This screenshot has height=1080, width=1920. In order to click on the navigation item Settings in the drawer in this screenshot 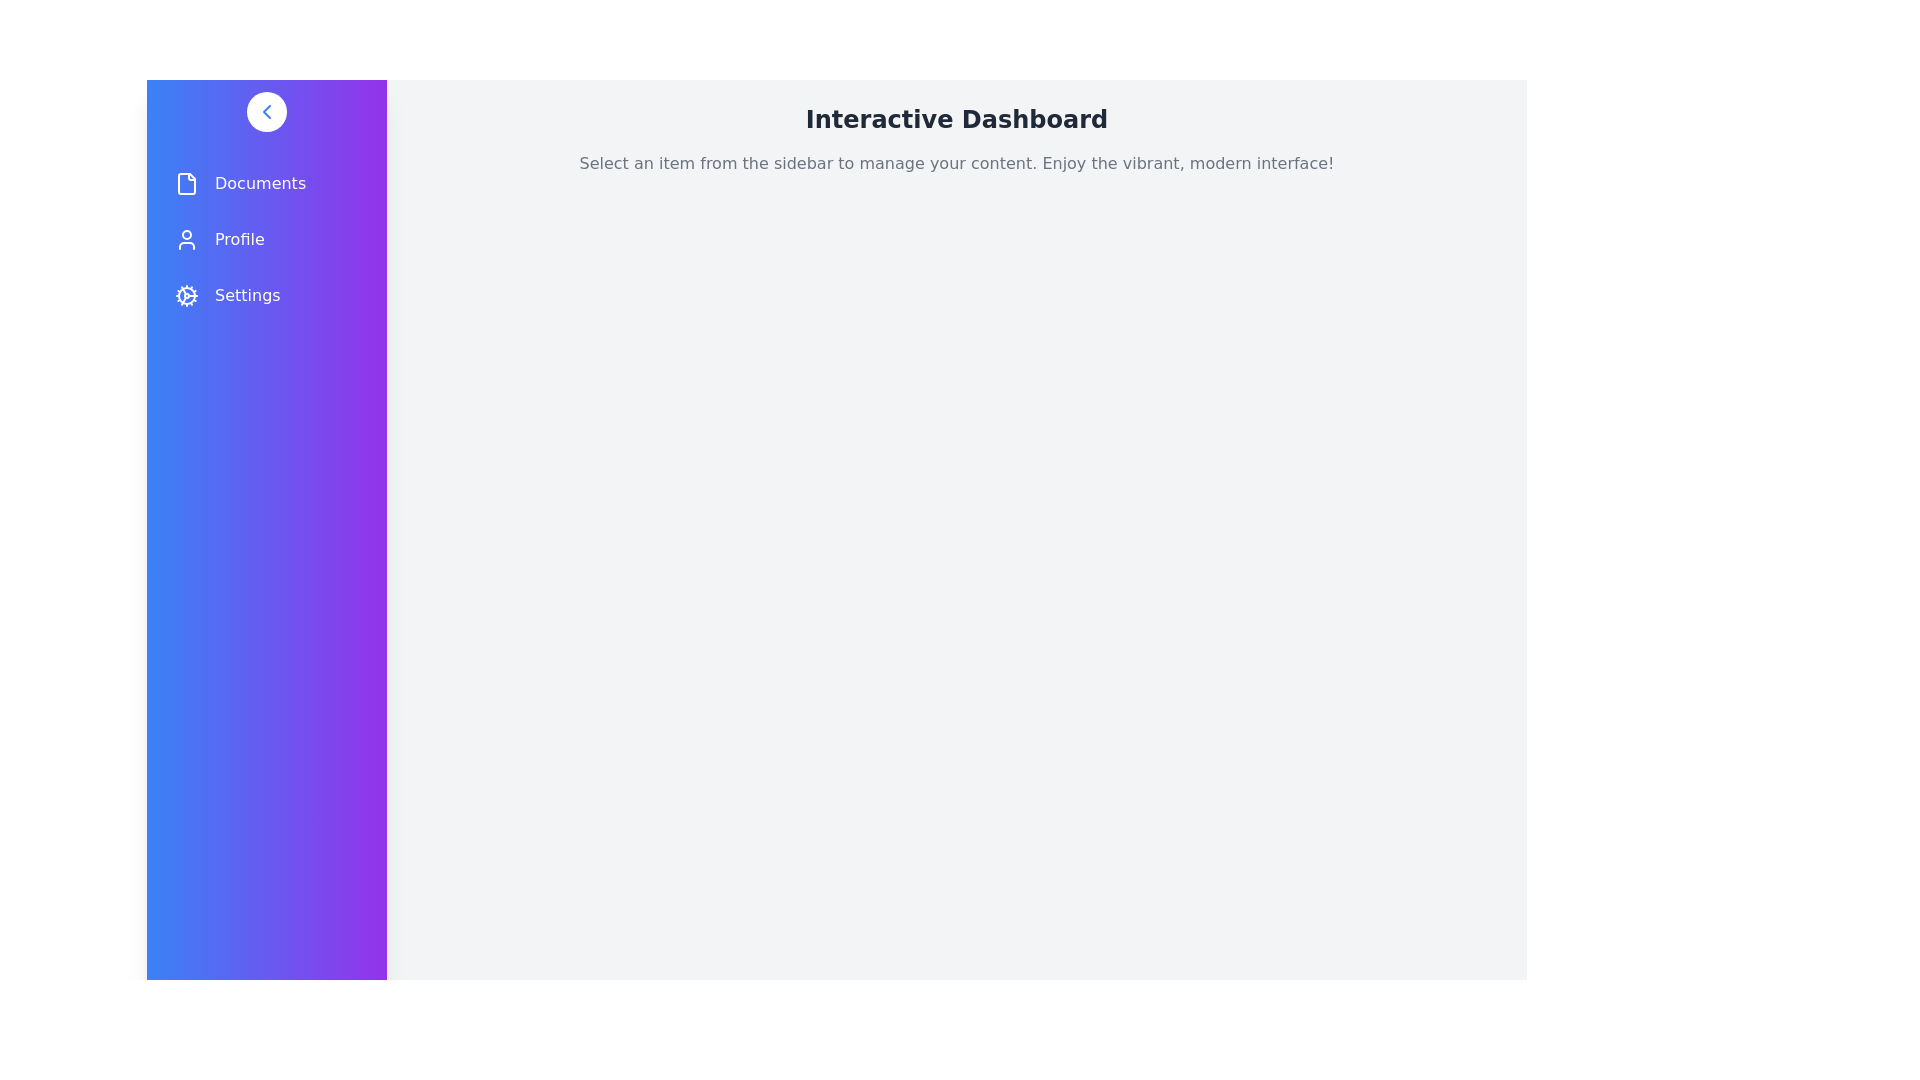, I will do `click(266, 296)`.